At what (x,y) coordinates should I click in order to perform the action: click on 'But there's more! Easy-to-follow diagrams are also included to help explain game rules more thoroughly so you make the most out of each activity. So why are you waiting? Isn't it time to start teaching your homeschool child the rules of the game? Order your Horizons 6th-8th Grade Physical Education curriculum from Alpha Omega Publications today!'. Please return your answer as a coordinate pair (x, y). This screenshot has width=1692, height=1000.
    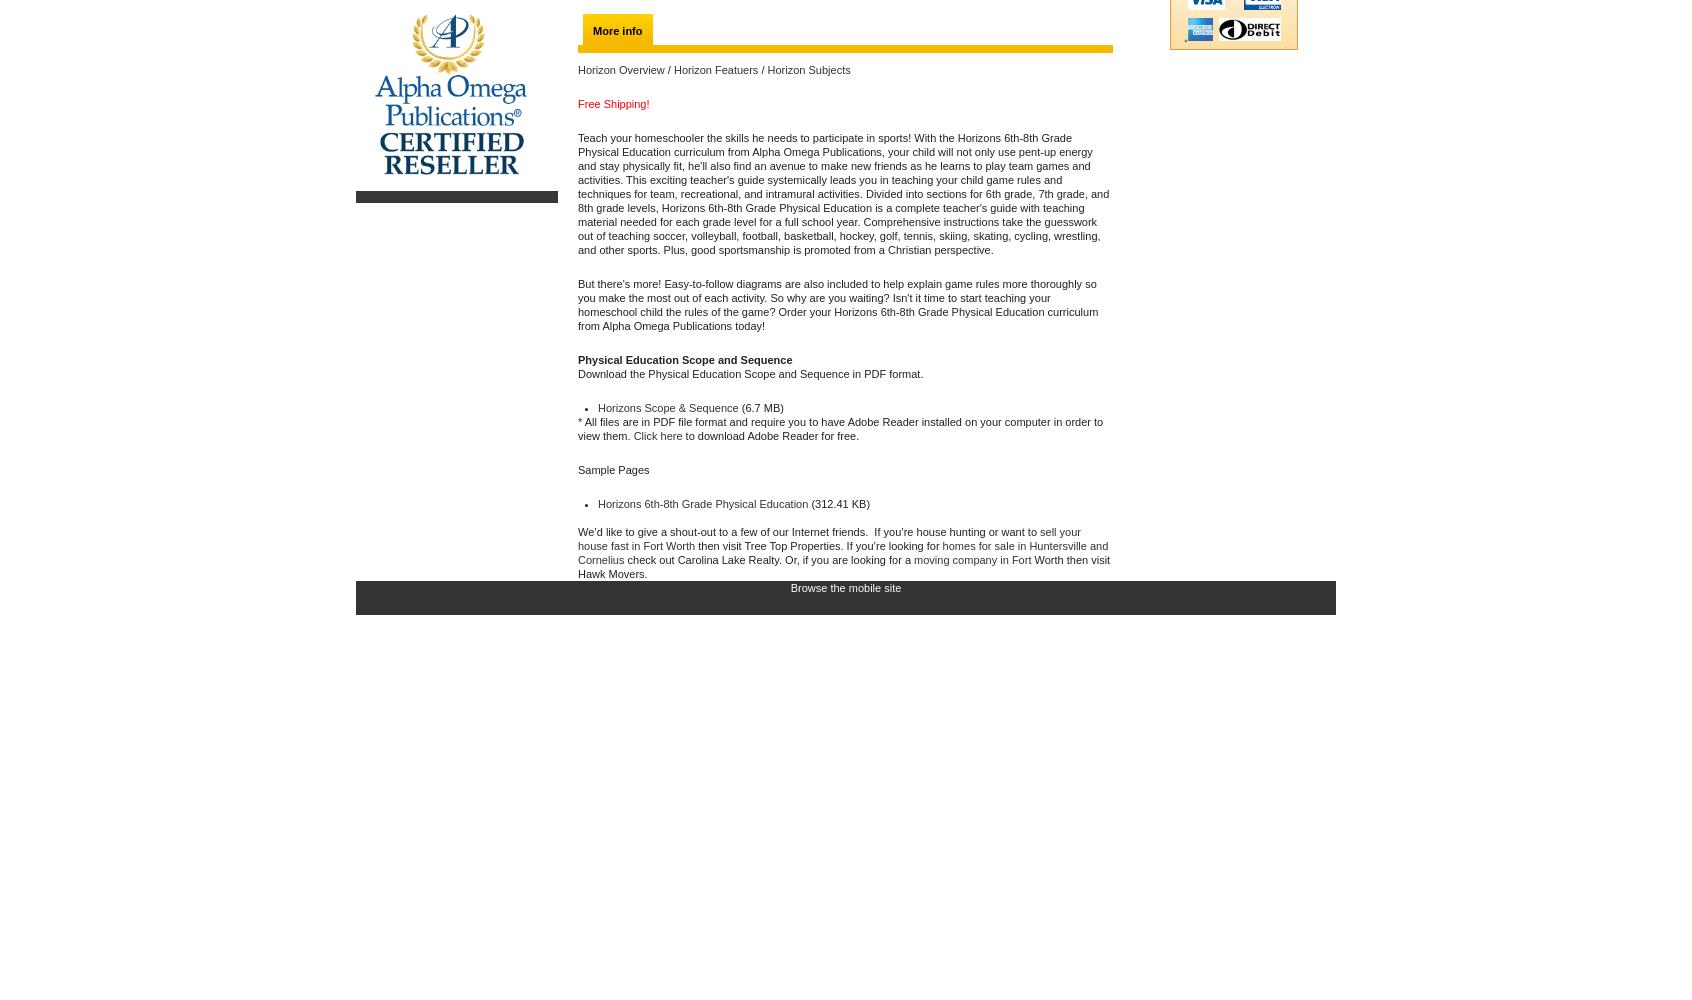
    Looking at the image, I should click on (576, 305).